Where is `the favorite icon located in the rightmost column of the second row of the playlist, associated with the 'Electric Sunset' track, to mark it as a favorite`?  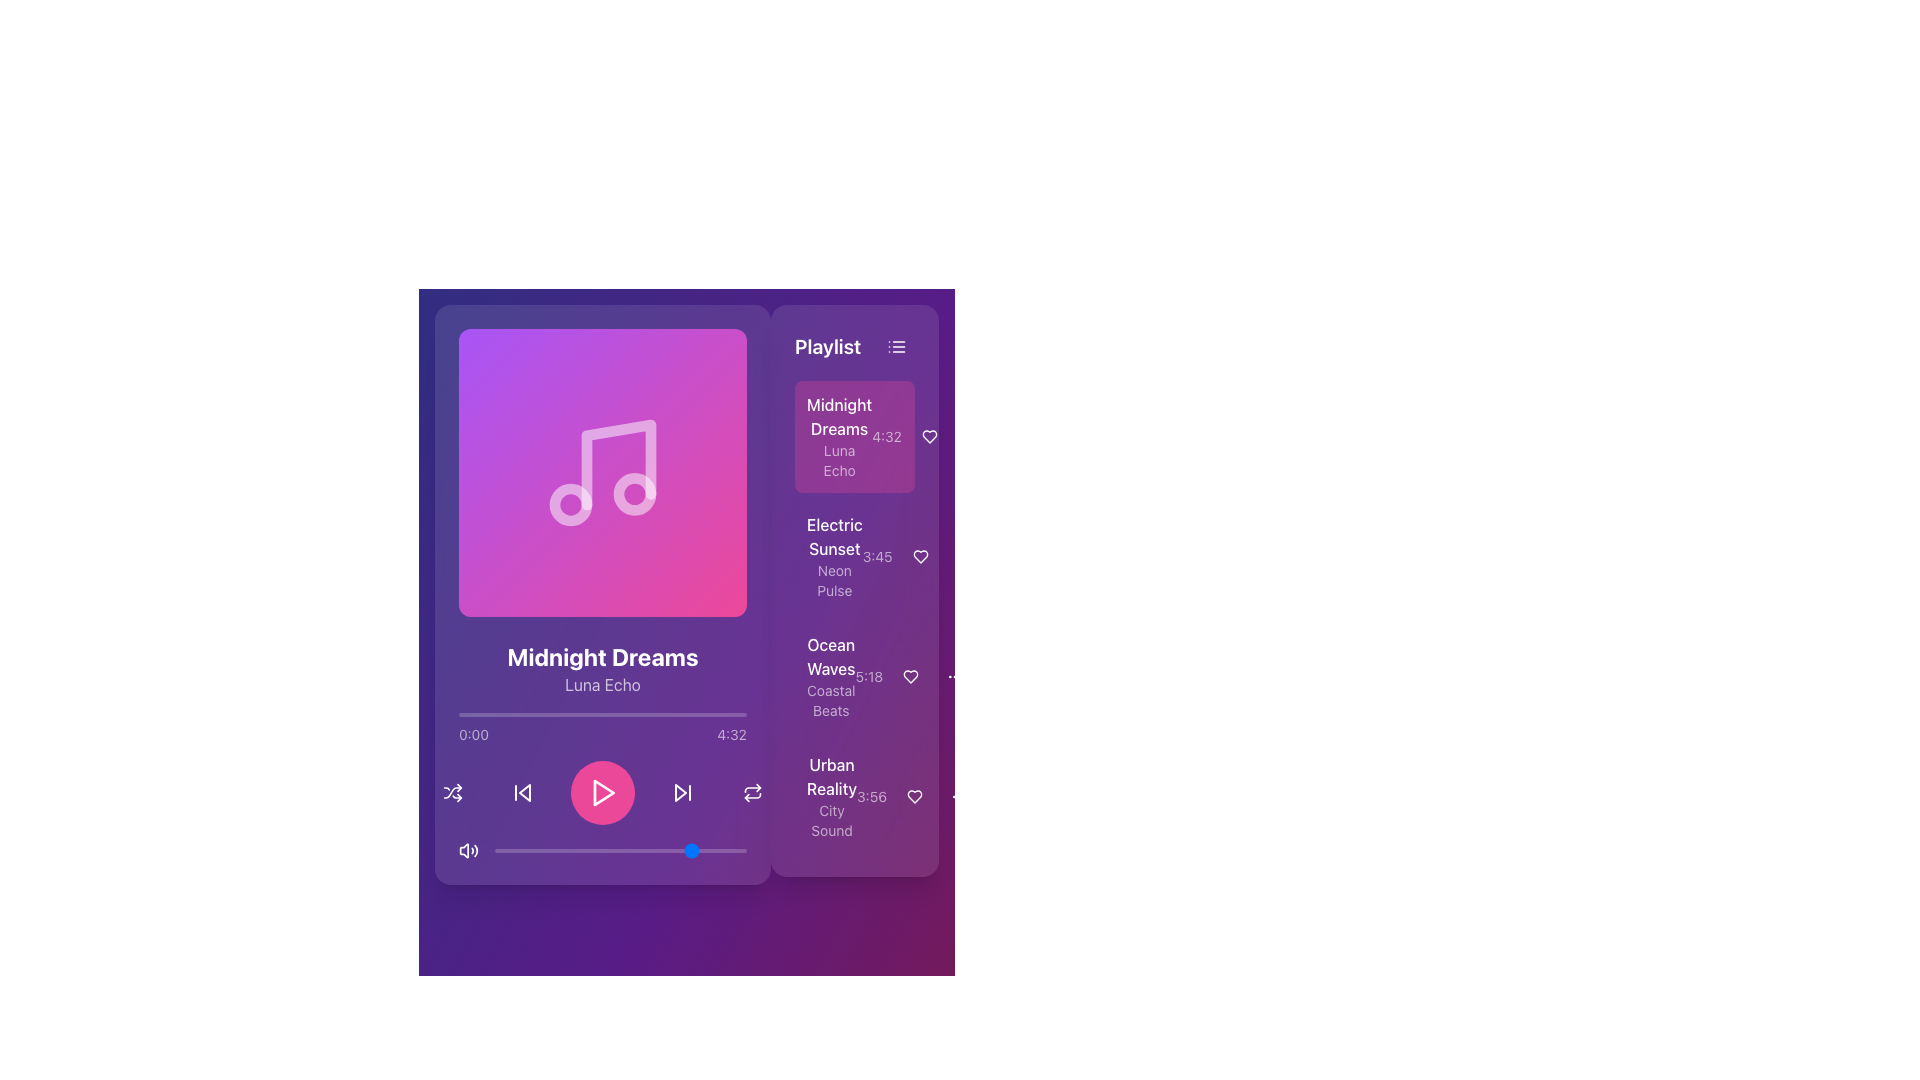
the favorite icon located in the rightmost column of the second row of the playlist, associated with the 'Electric Sunset' track, to mark it as a favorite is located at coordinates (919, 556).